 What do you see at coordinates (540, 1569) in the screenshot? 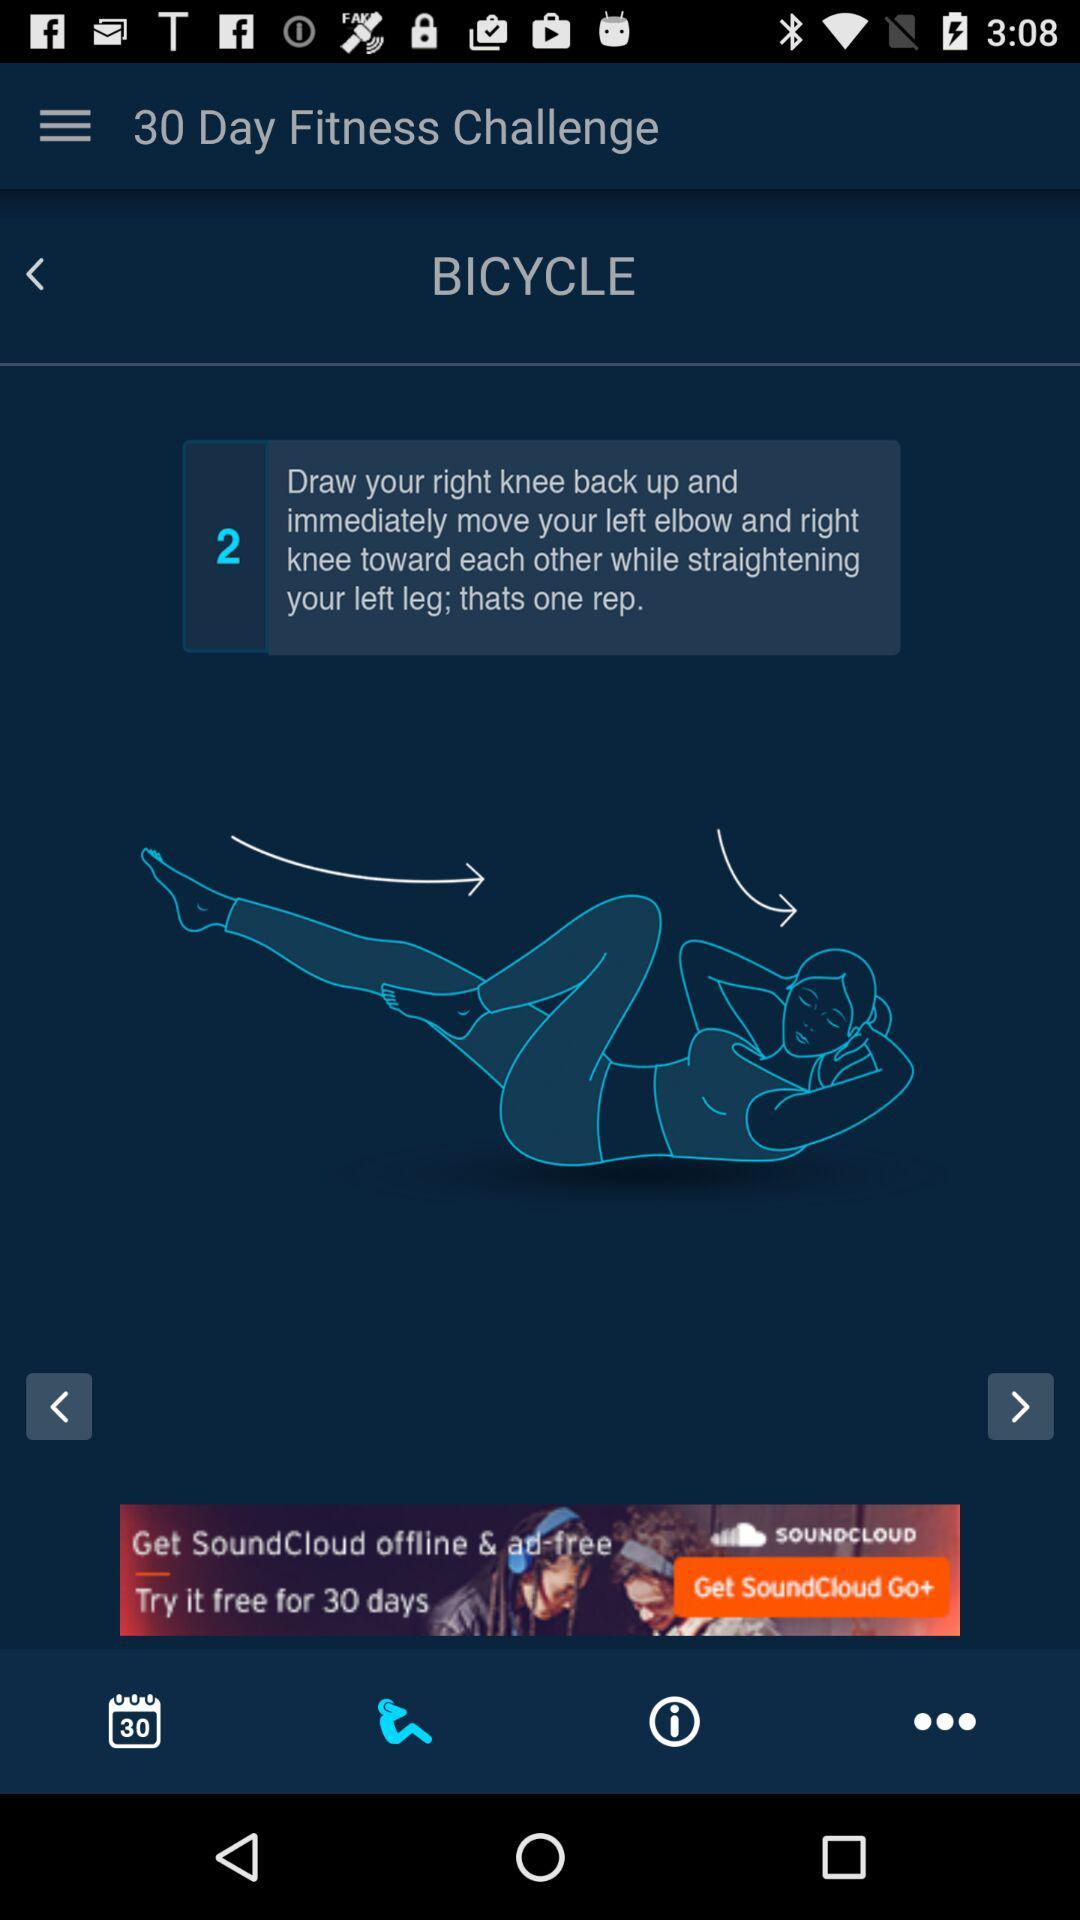
I see `advertisement` at bounding box center [540, 1569].